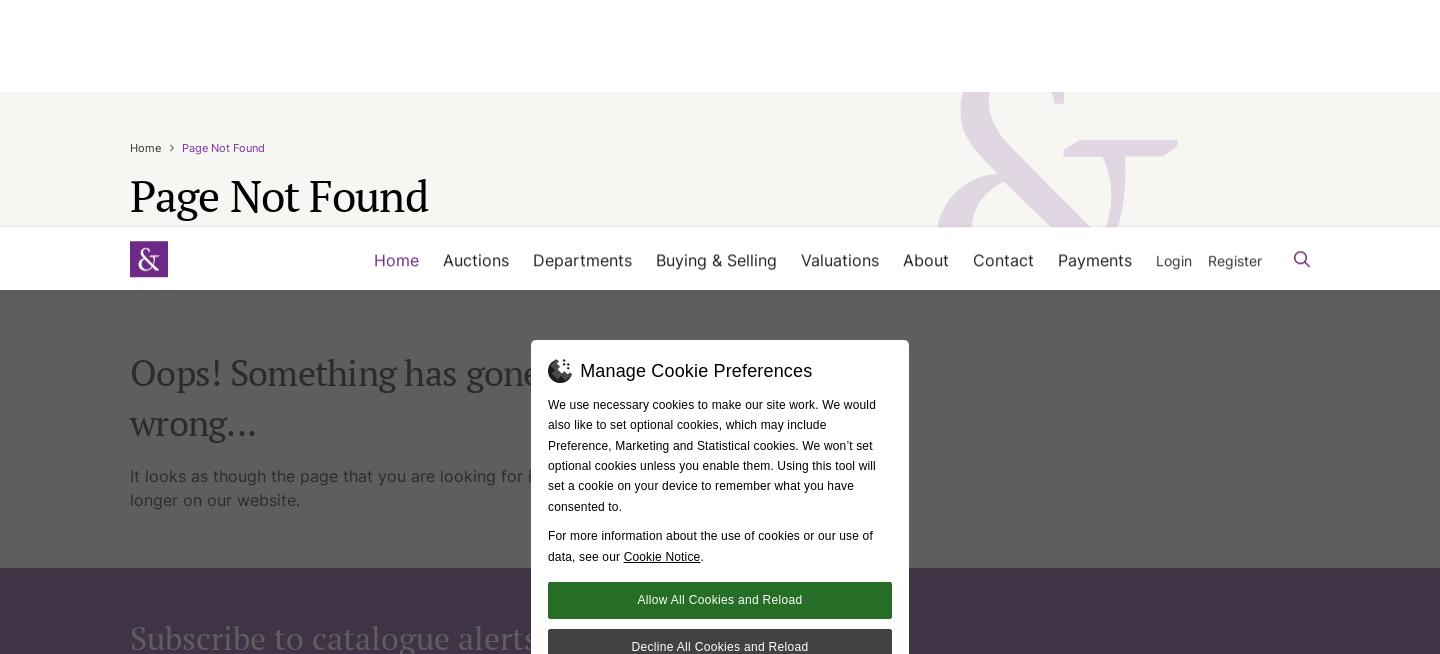  Describe the element at coordinates (978, 127) in the screenshot. I see `'Auction Insights'` at that location.